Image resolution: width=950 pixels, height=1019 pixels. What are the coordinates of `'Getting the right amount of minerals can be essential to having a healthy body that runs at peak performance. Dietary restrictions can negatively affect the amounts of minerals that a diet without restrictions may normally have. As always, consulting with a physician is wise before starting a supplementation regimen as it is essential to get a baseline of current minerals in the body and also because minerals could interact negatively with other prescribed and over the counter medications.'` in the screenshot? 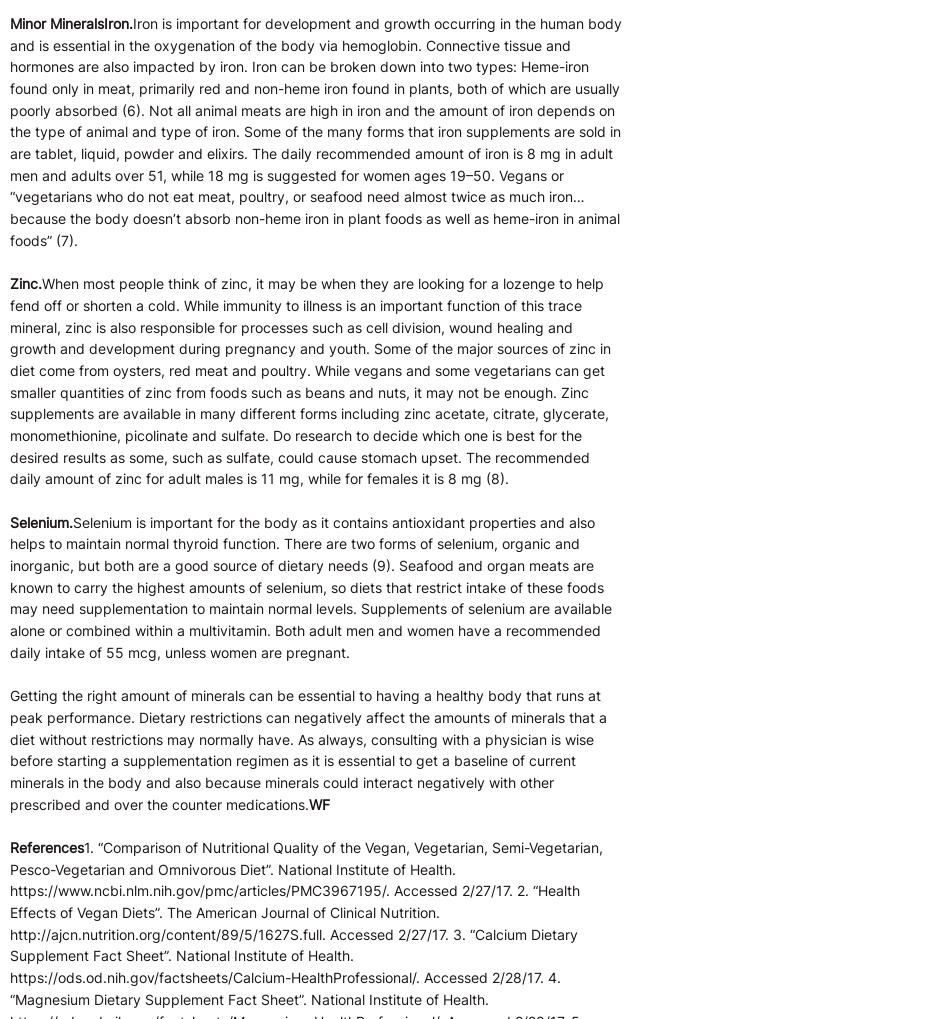 It's located at (307, 748).